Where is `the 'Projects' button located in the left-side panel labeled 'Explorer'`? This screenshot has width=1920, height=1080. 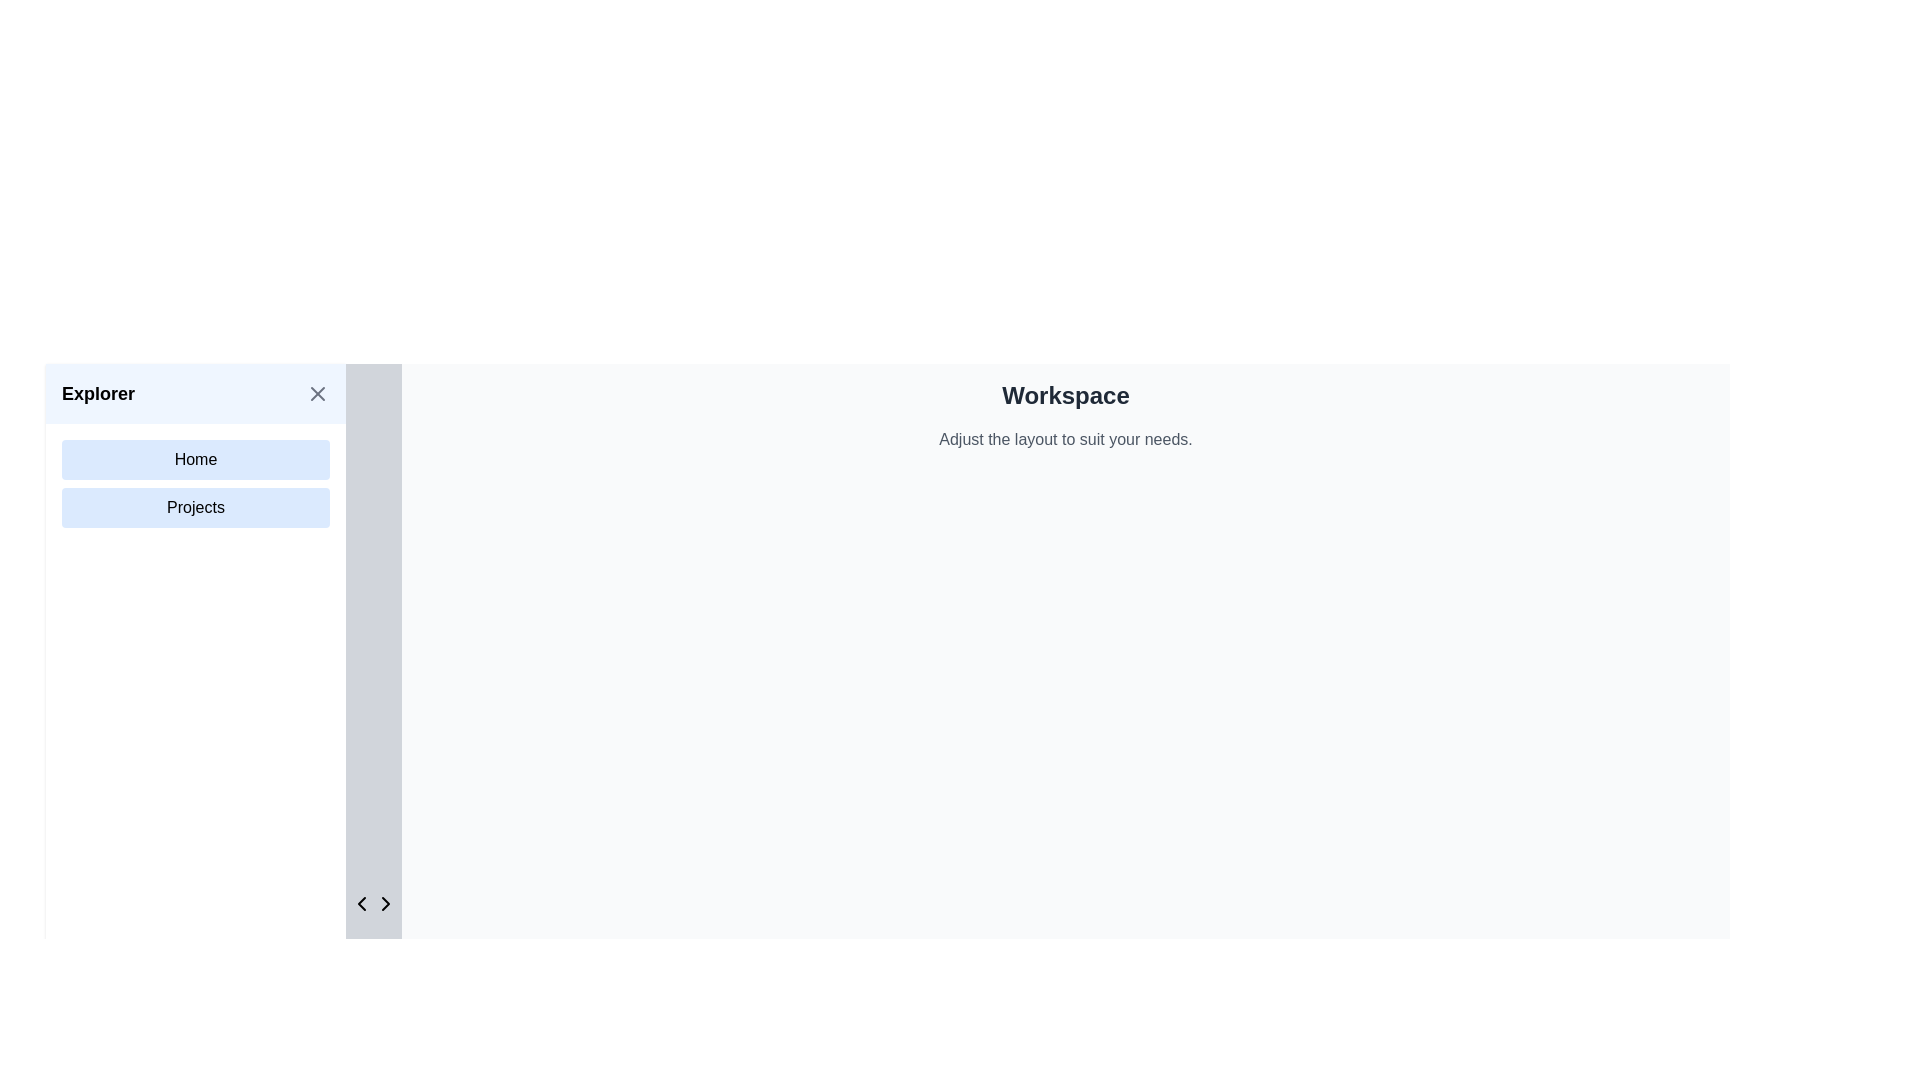
the 'Projects' button located in the left-side panel labeled 'Explorer' is located at coordinates (196, 507).